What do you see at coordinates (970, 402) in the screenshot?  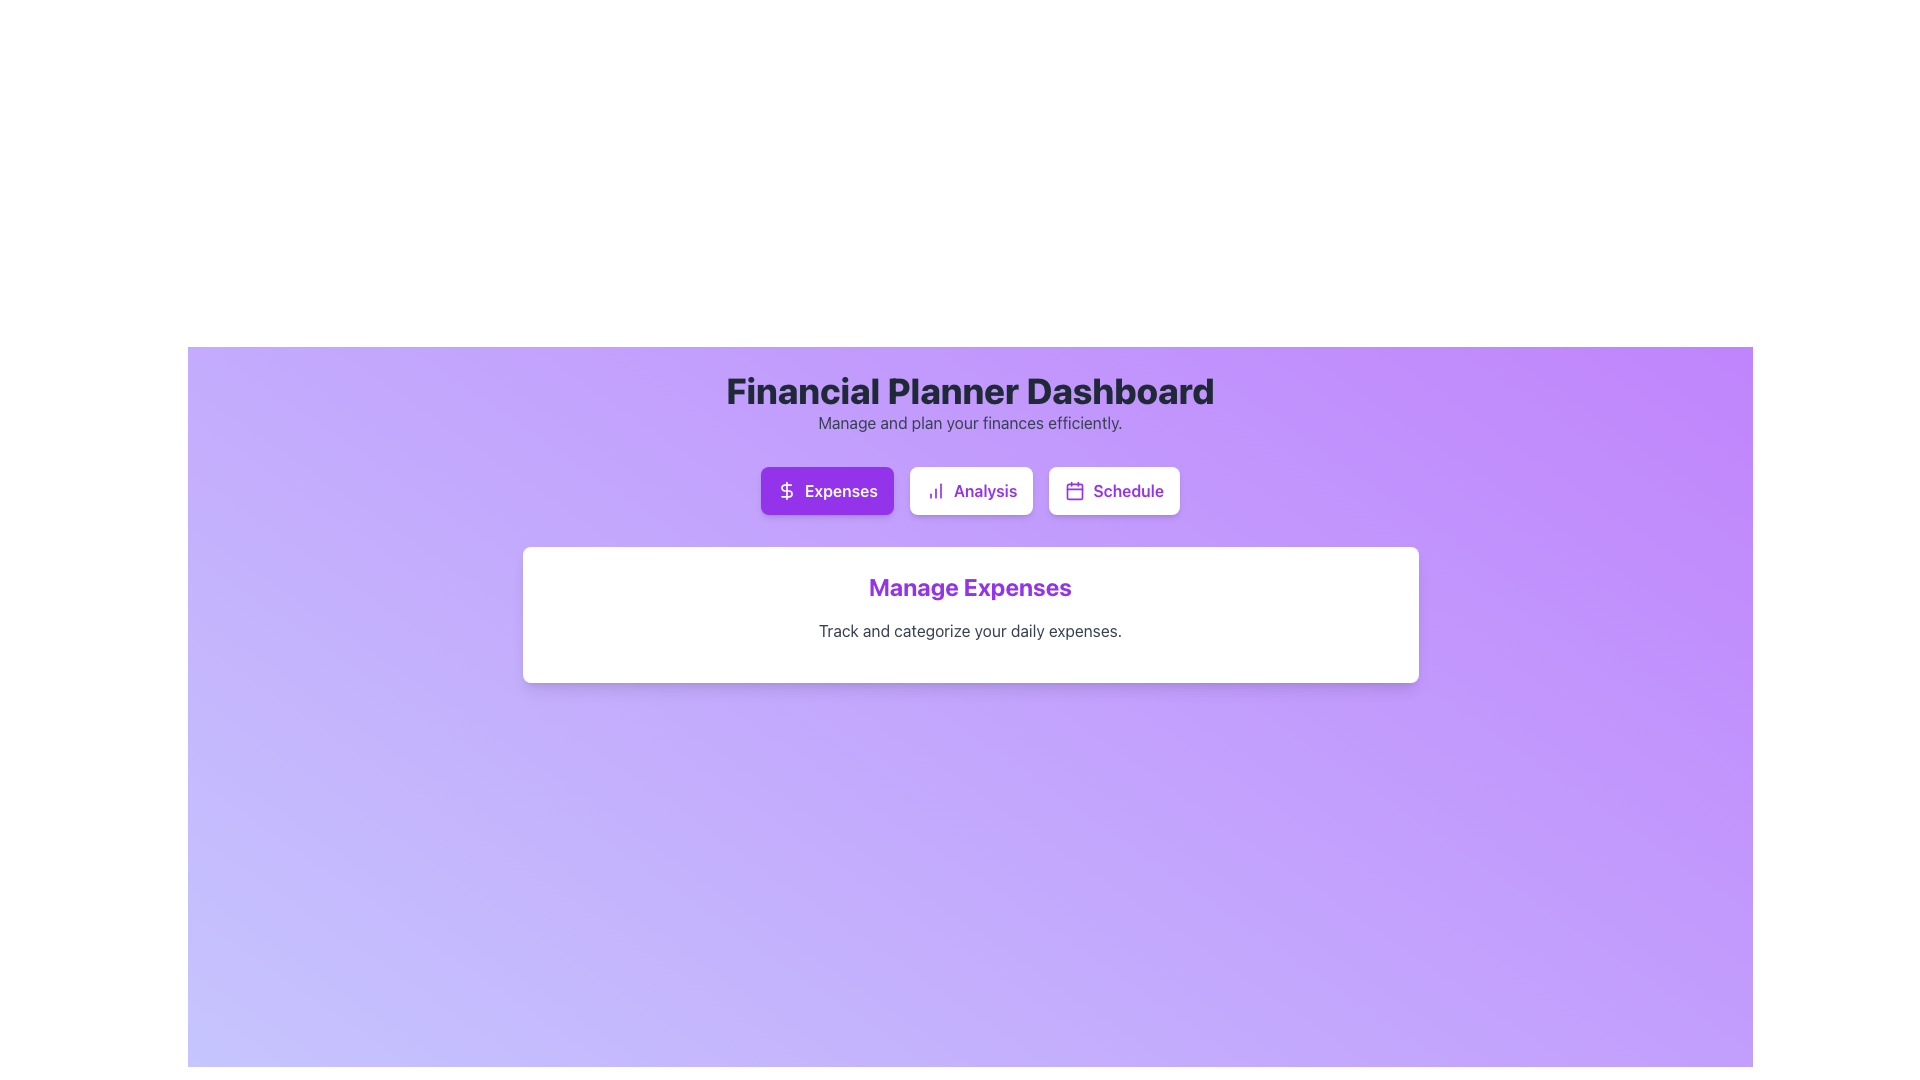 I see `text of the Header with subtitle that includes the title 'Financial Planner Dashboard' and the subtitle 'Manage and plan your finances efficiently.'` at bounding box center [970, 402].